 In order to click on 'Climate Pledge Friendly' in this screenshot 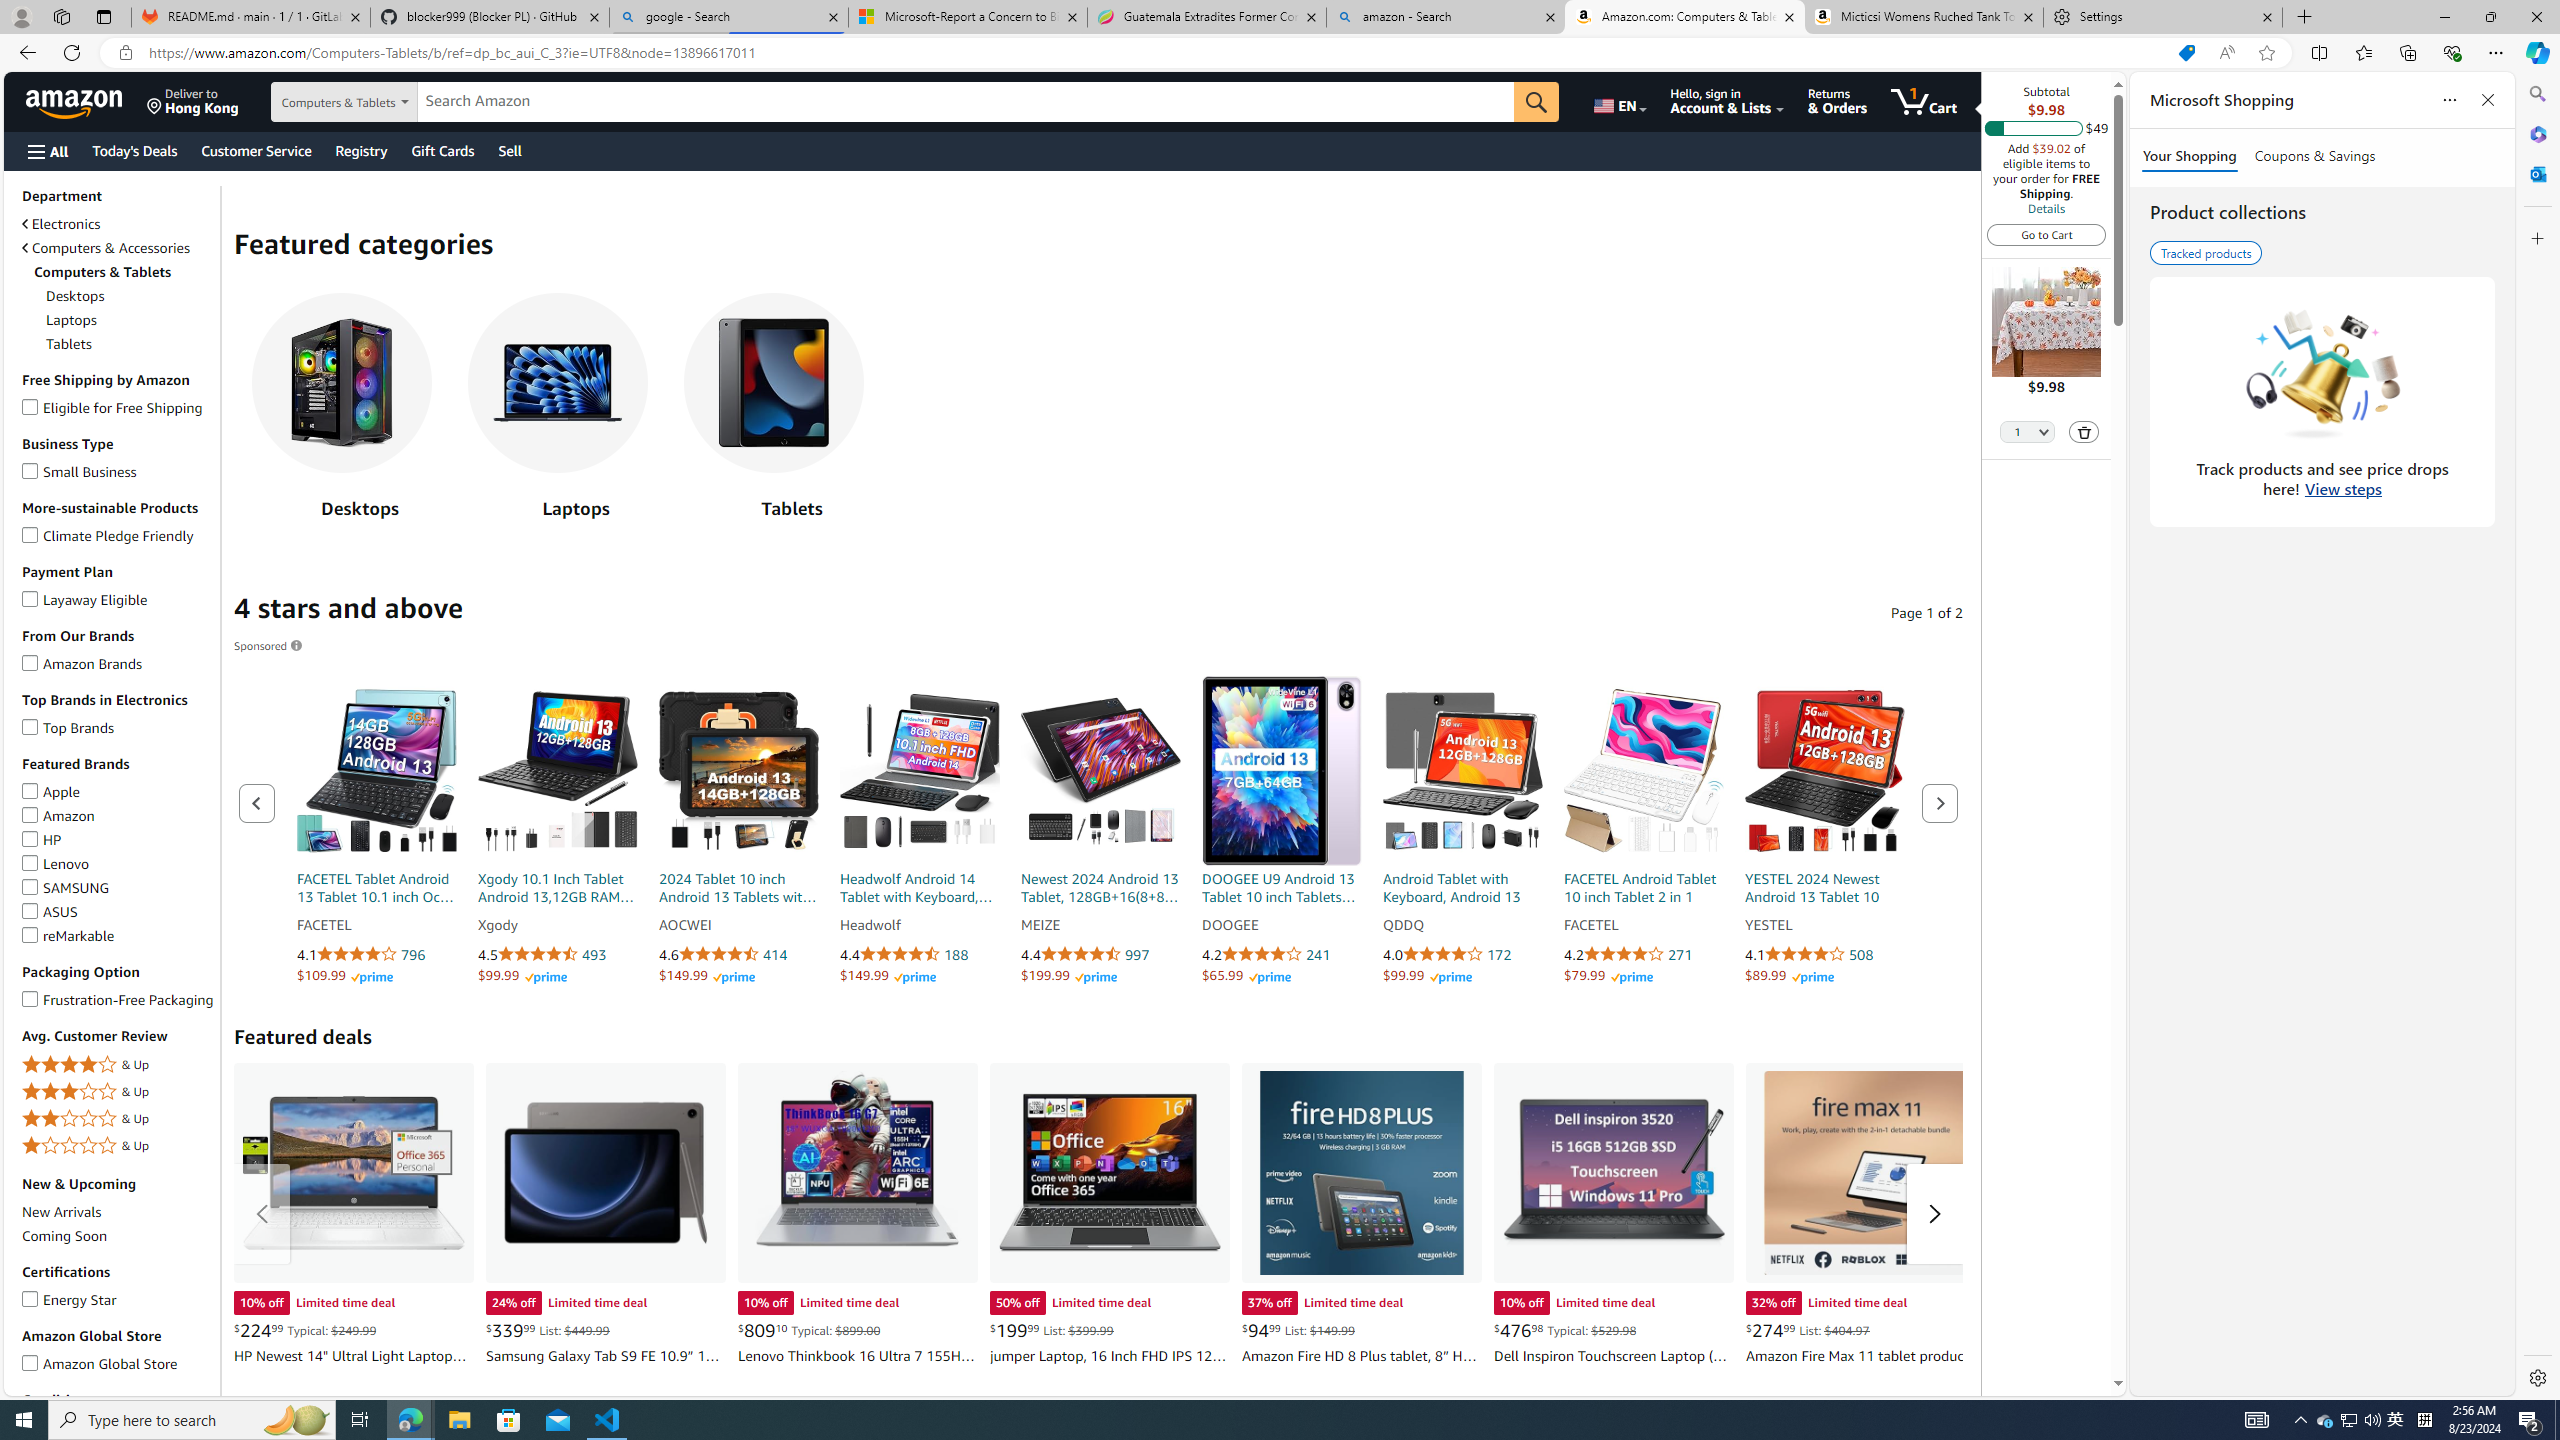, I will do `click(29, 532)`.